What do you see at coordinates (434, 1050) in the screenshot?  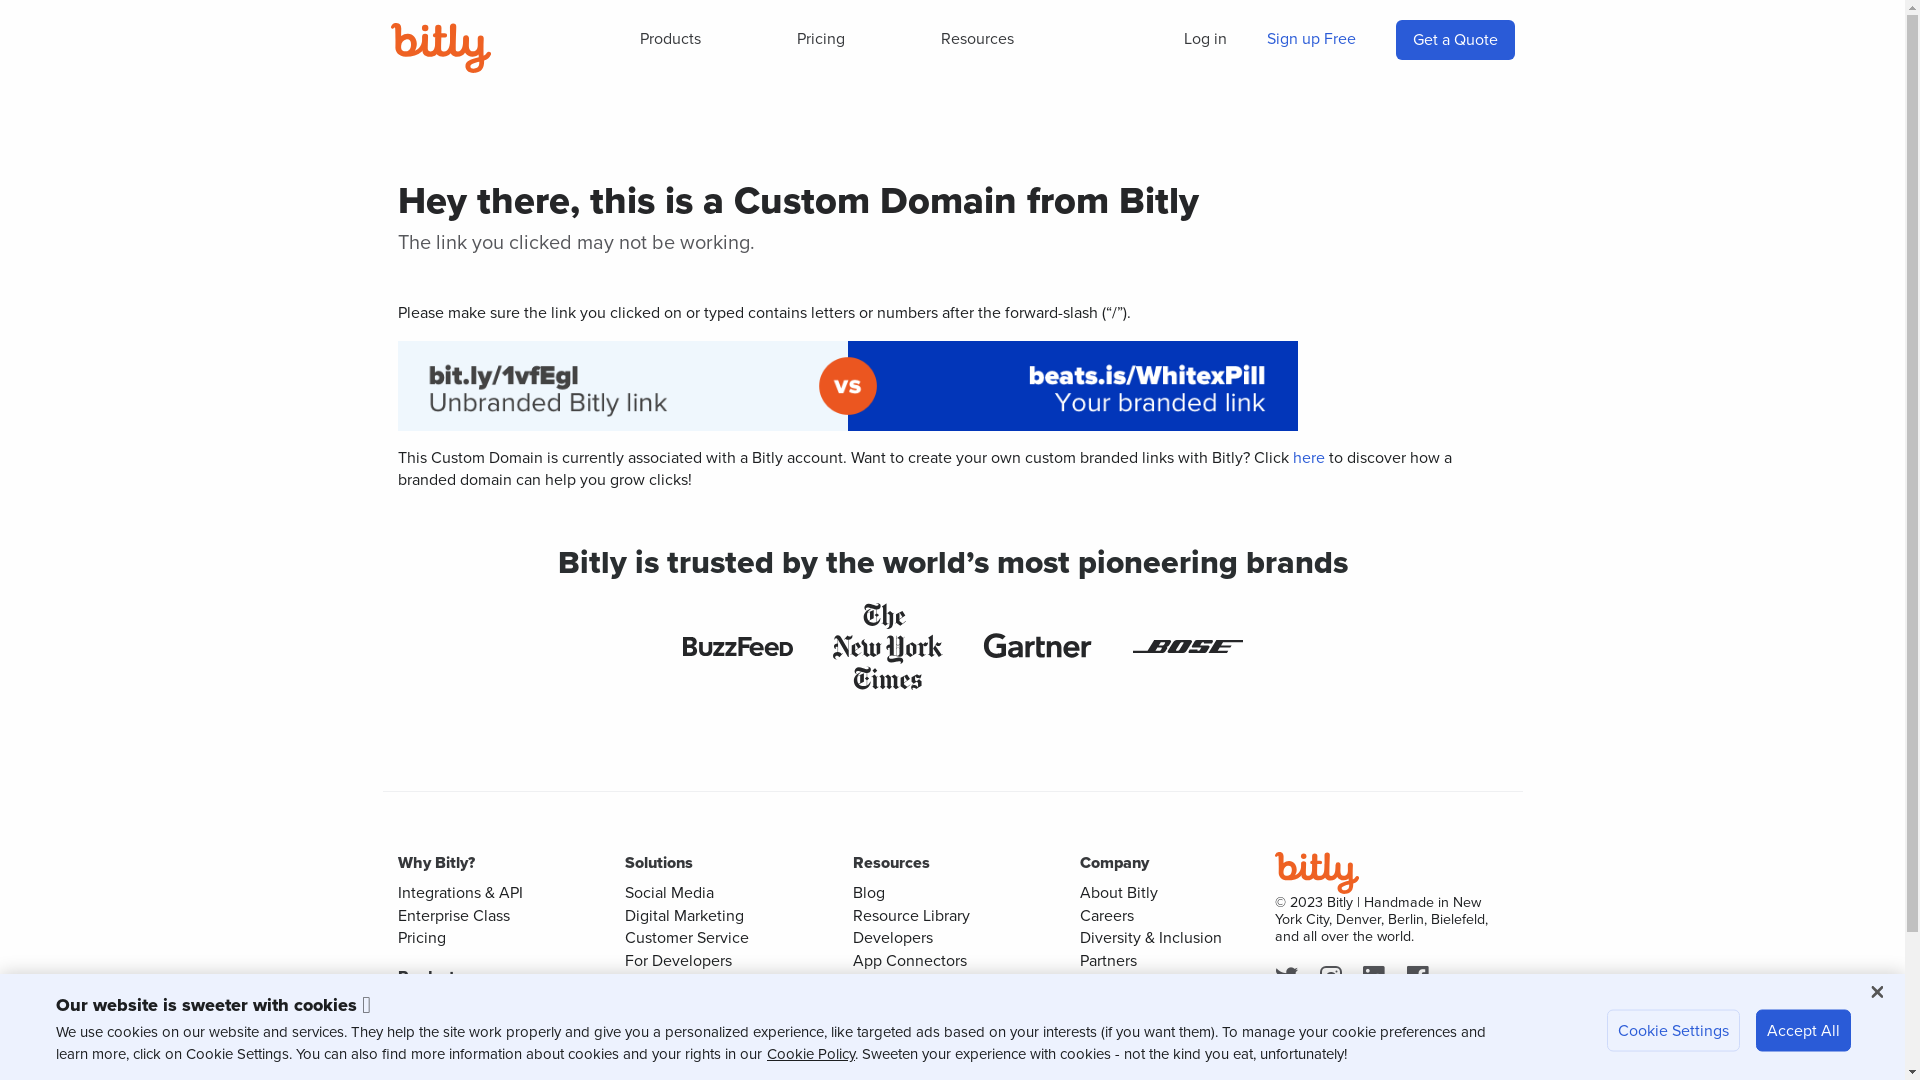 I see `'Link-in-bio'` at bounding box center [434, 1050].